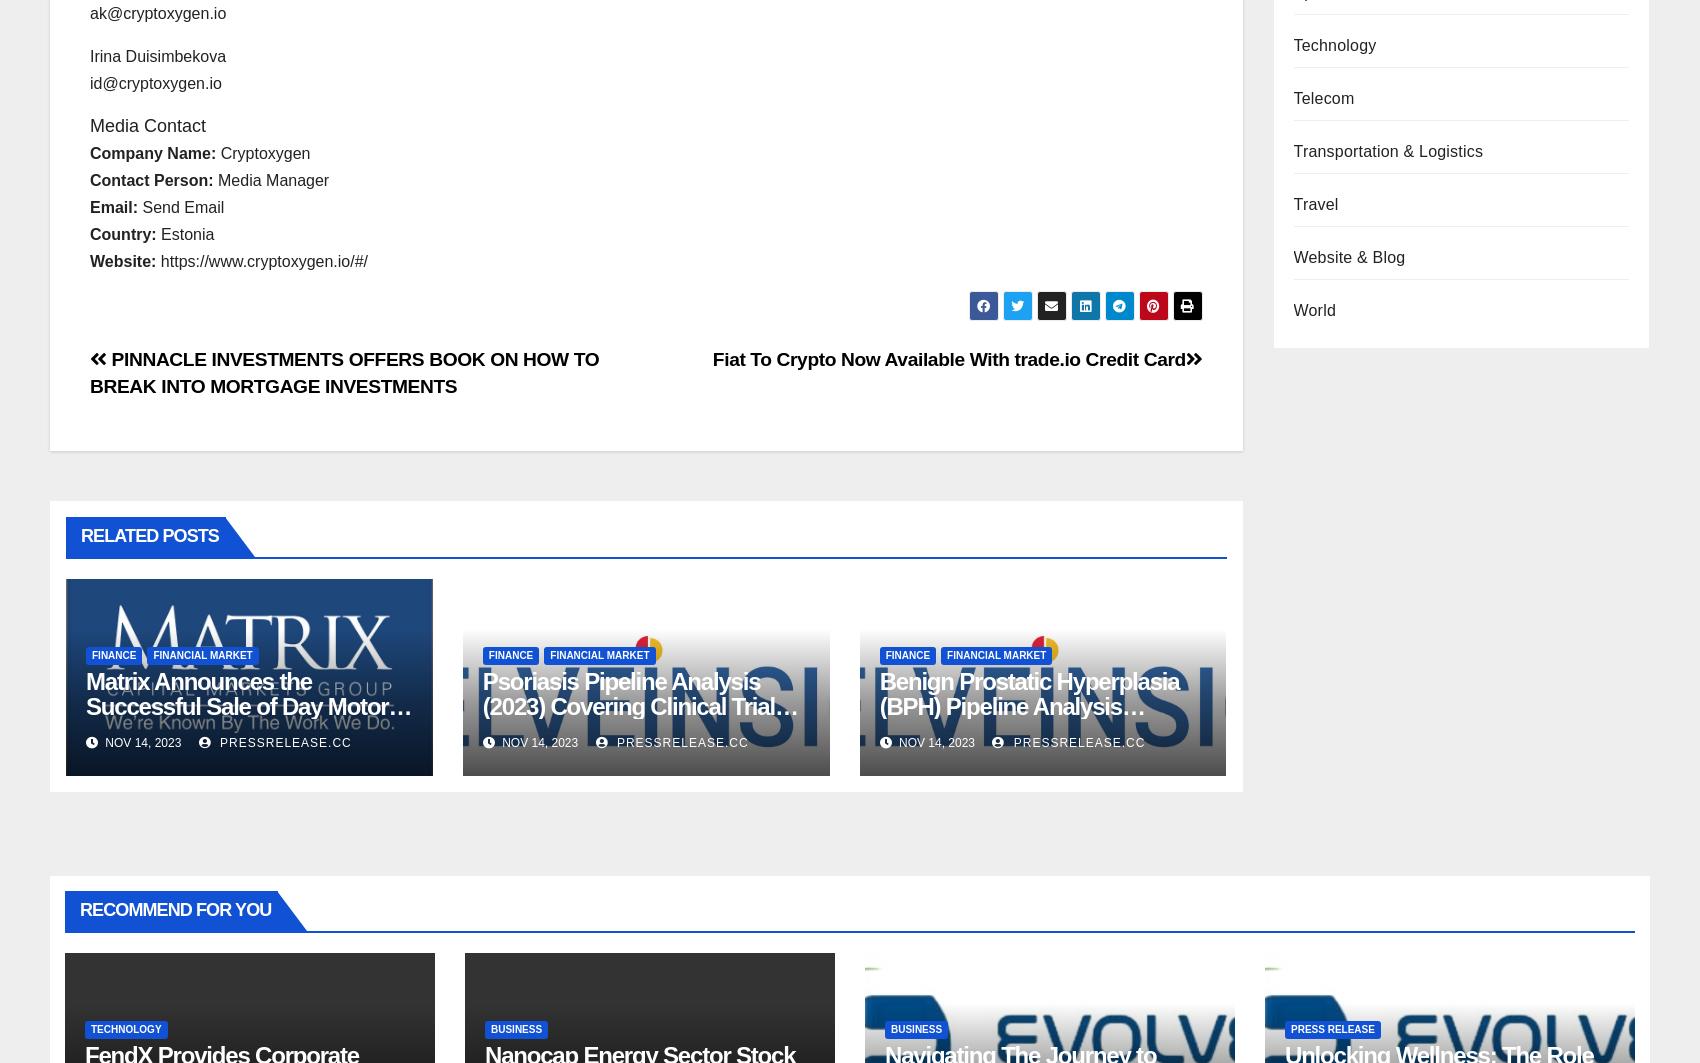 The width and height of the screenshot is (1700, 1063). What do you see at coordinates (154, 82) in the screenshot?
I see `'id@cryptoxygen.io'` at bounding box center [154, 82].